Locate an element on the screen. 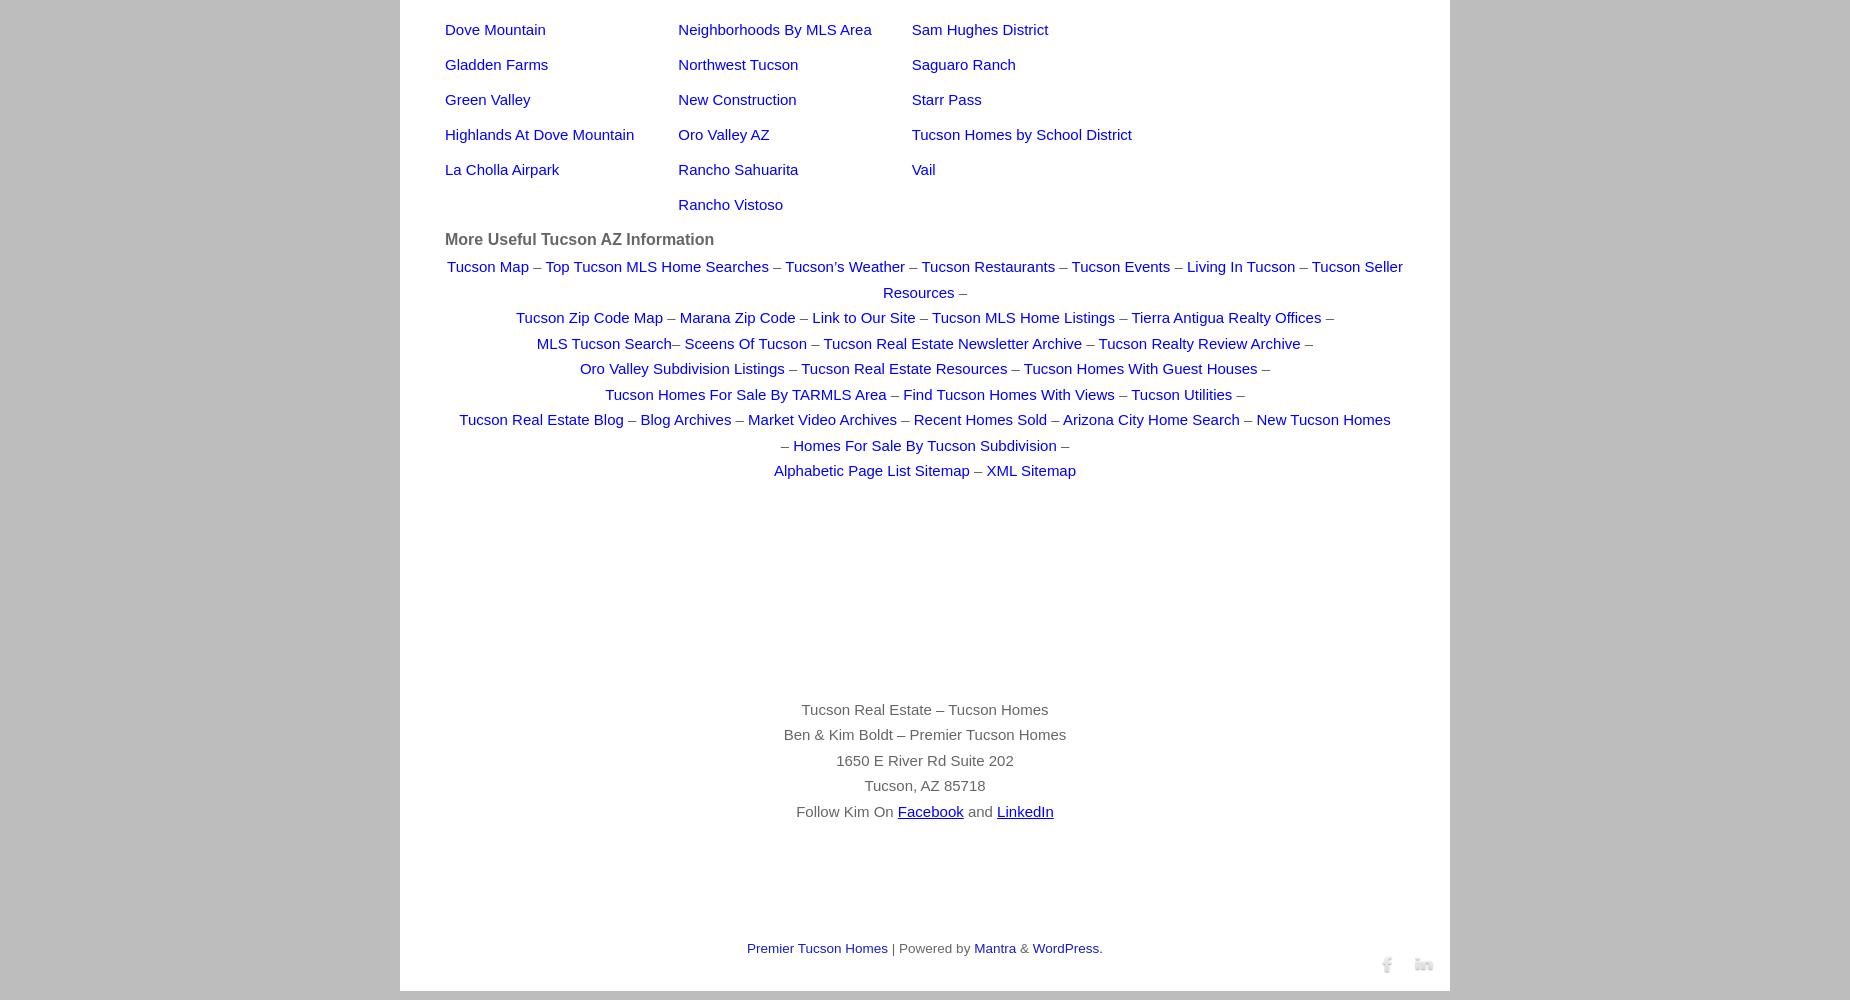  'Sceens Of Tucson' is located at coordinates (747, 341).